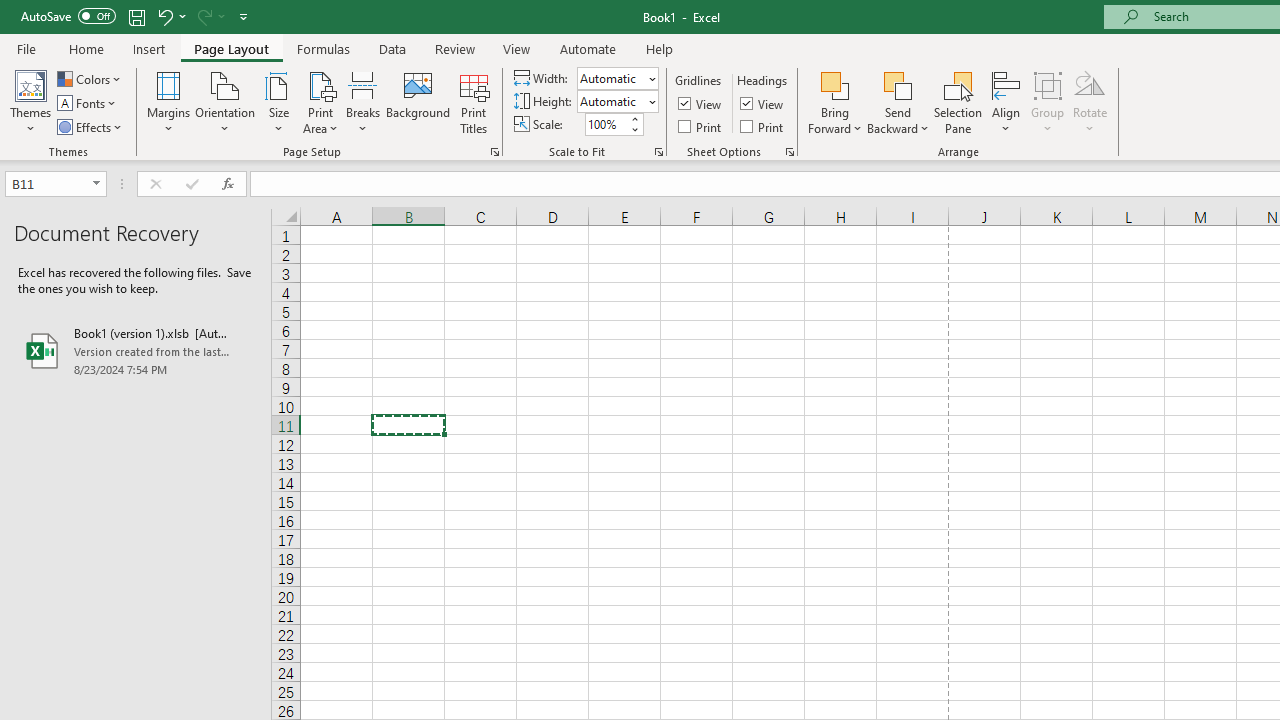  I want to click on 'Less', so click(633, 129).